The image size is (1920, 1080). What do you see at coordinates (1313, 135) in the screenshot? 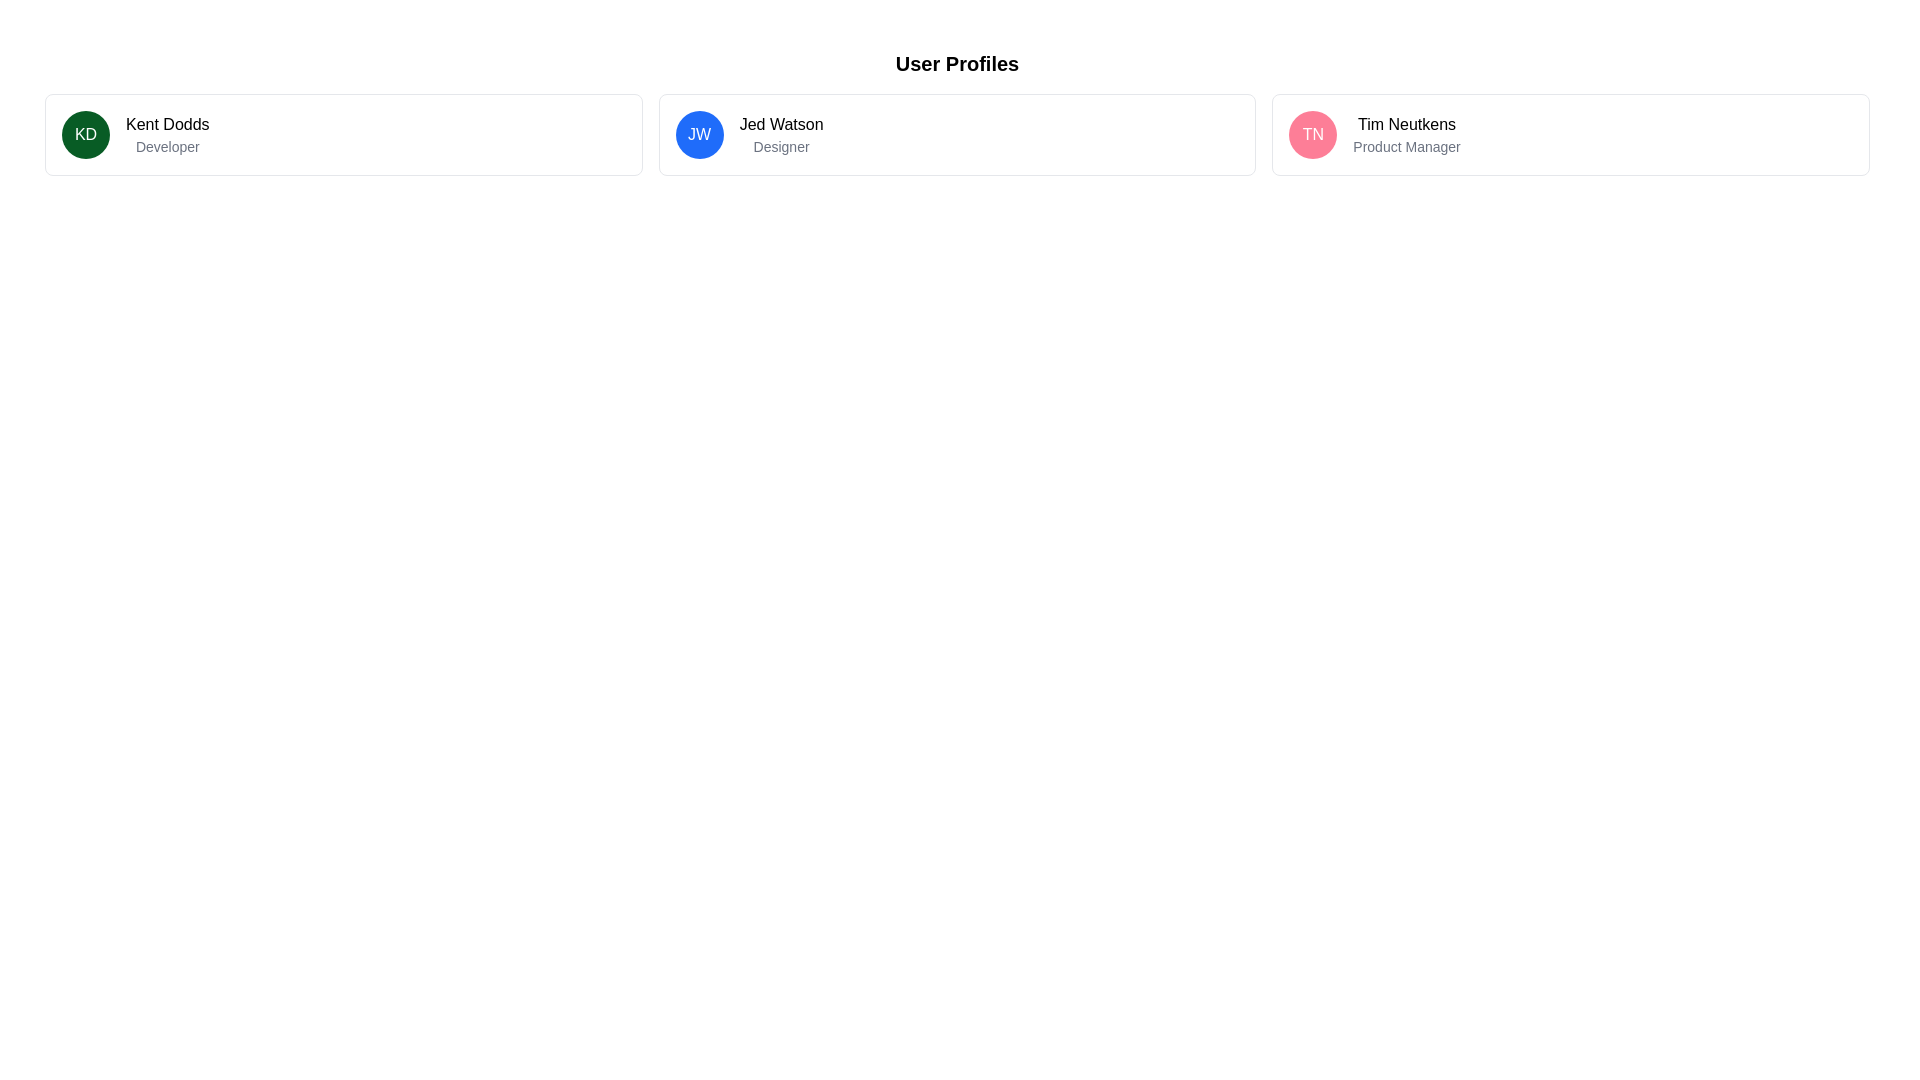
I see `the Circular Avatar of user 'Tim Neutkens'` at bounding box center [1313, 135].